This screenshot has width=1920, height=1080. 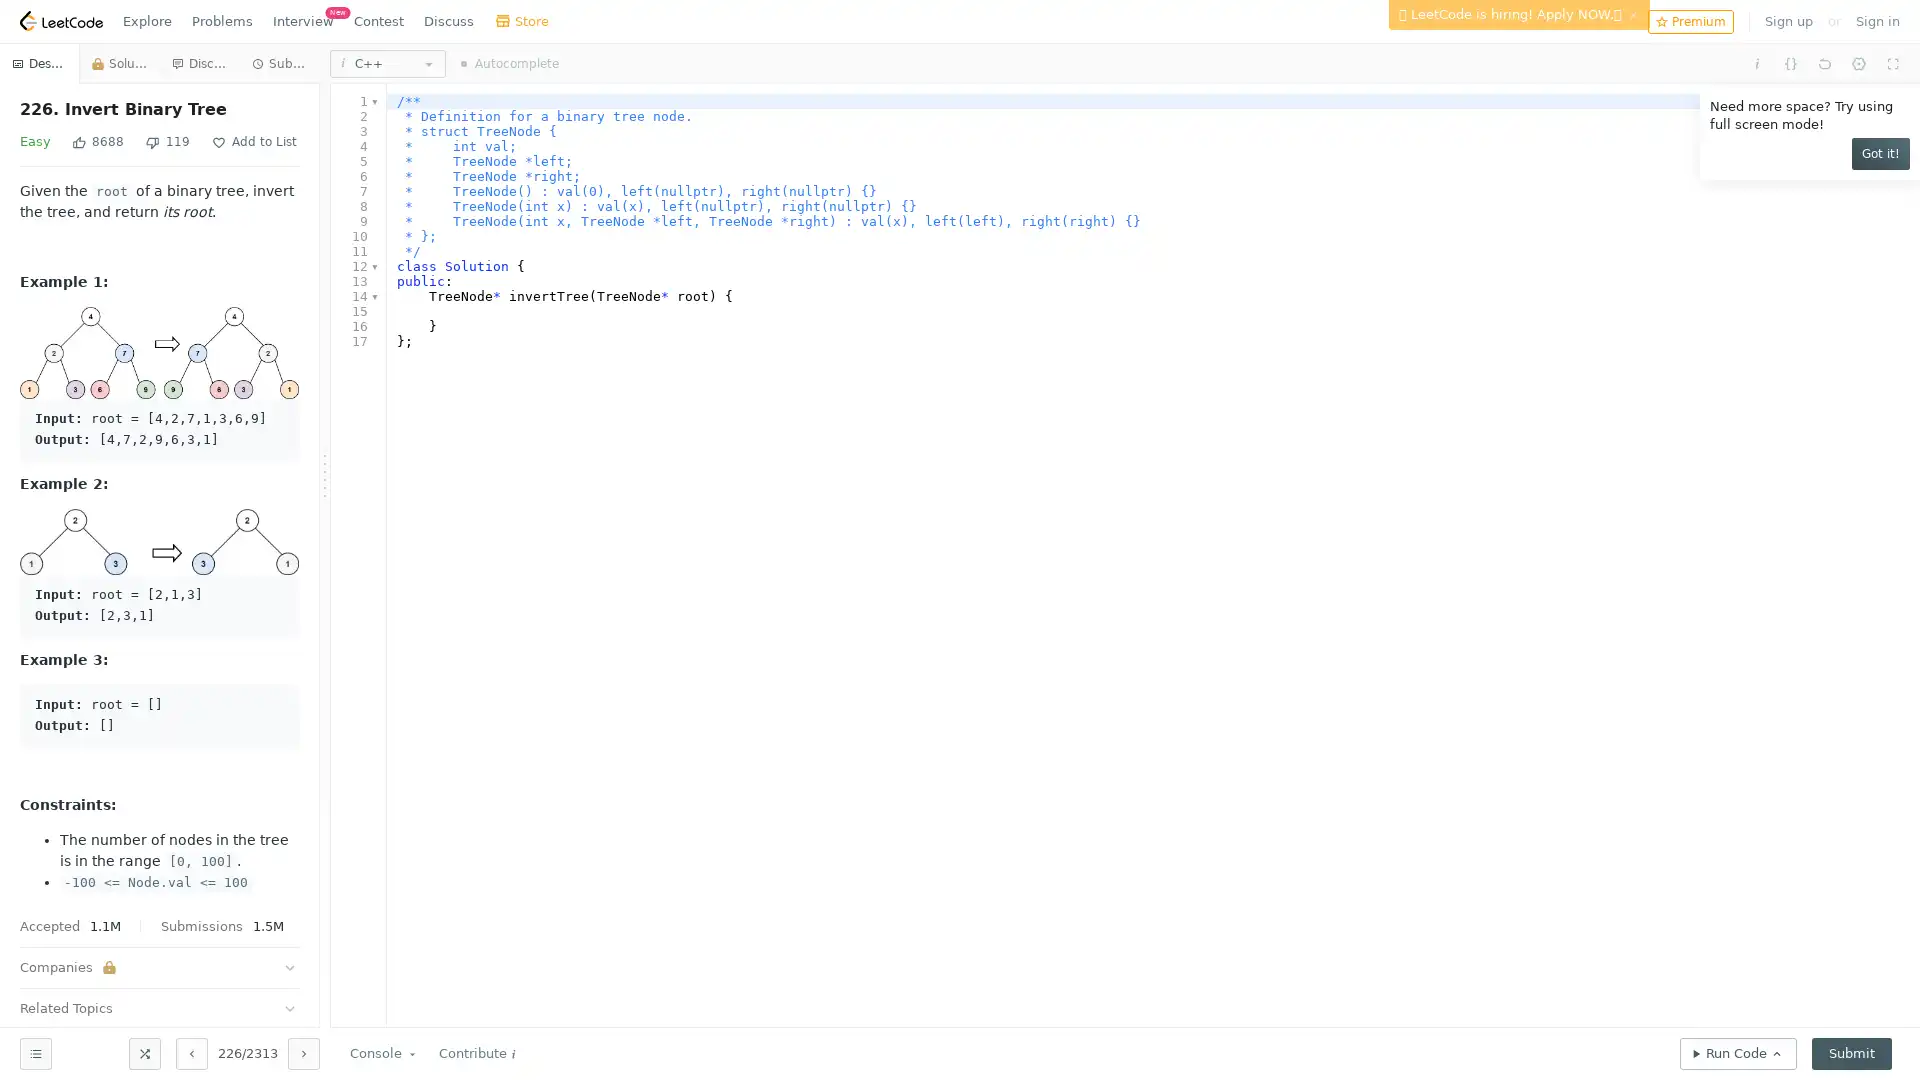 What do you see at coordinates (1689, 20) in the screenshot?
I see `Premium` at bounding box center [1689, 20].